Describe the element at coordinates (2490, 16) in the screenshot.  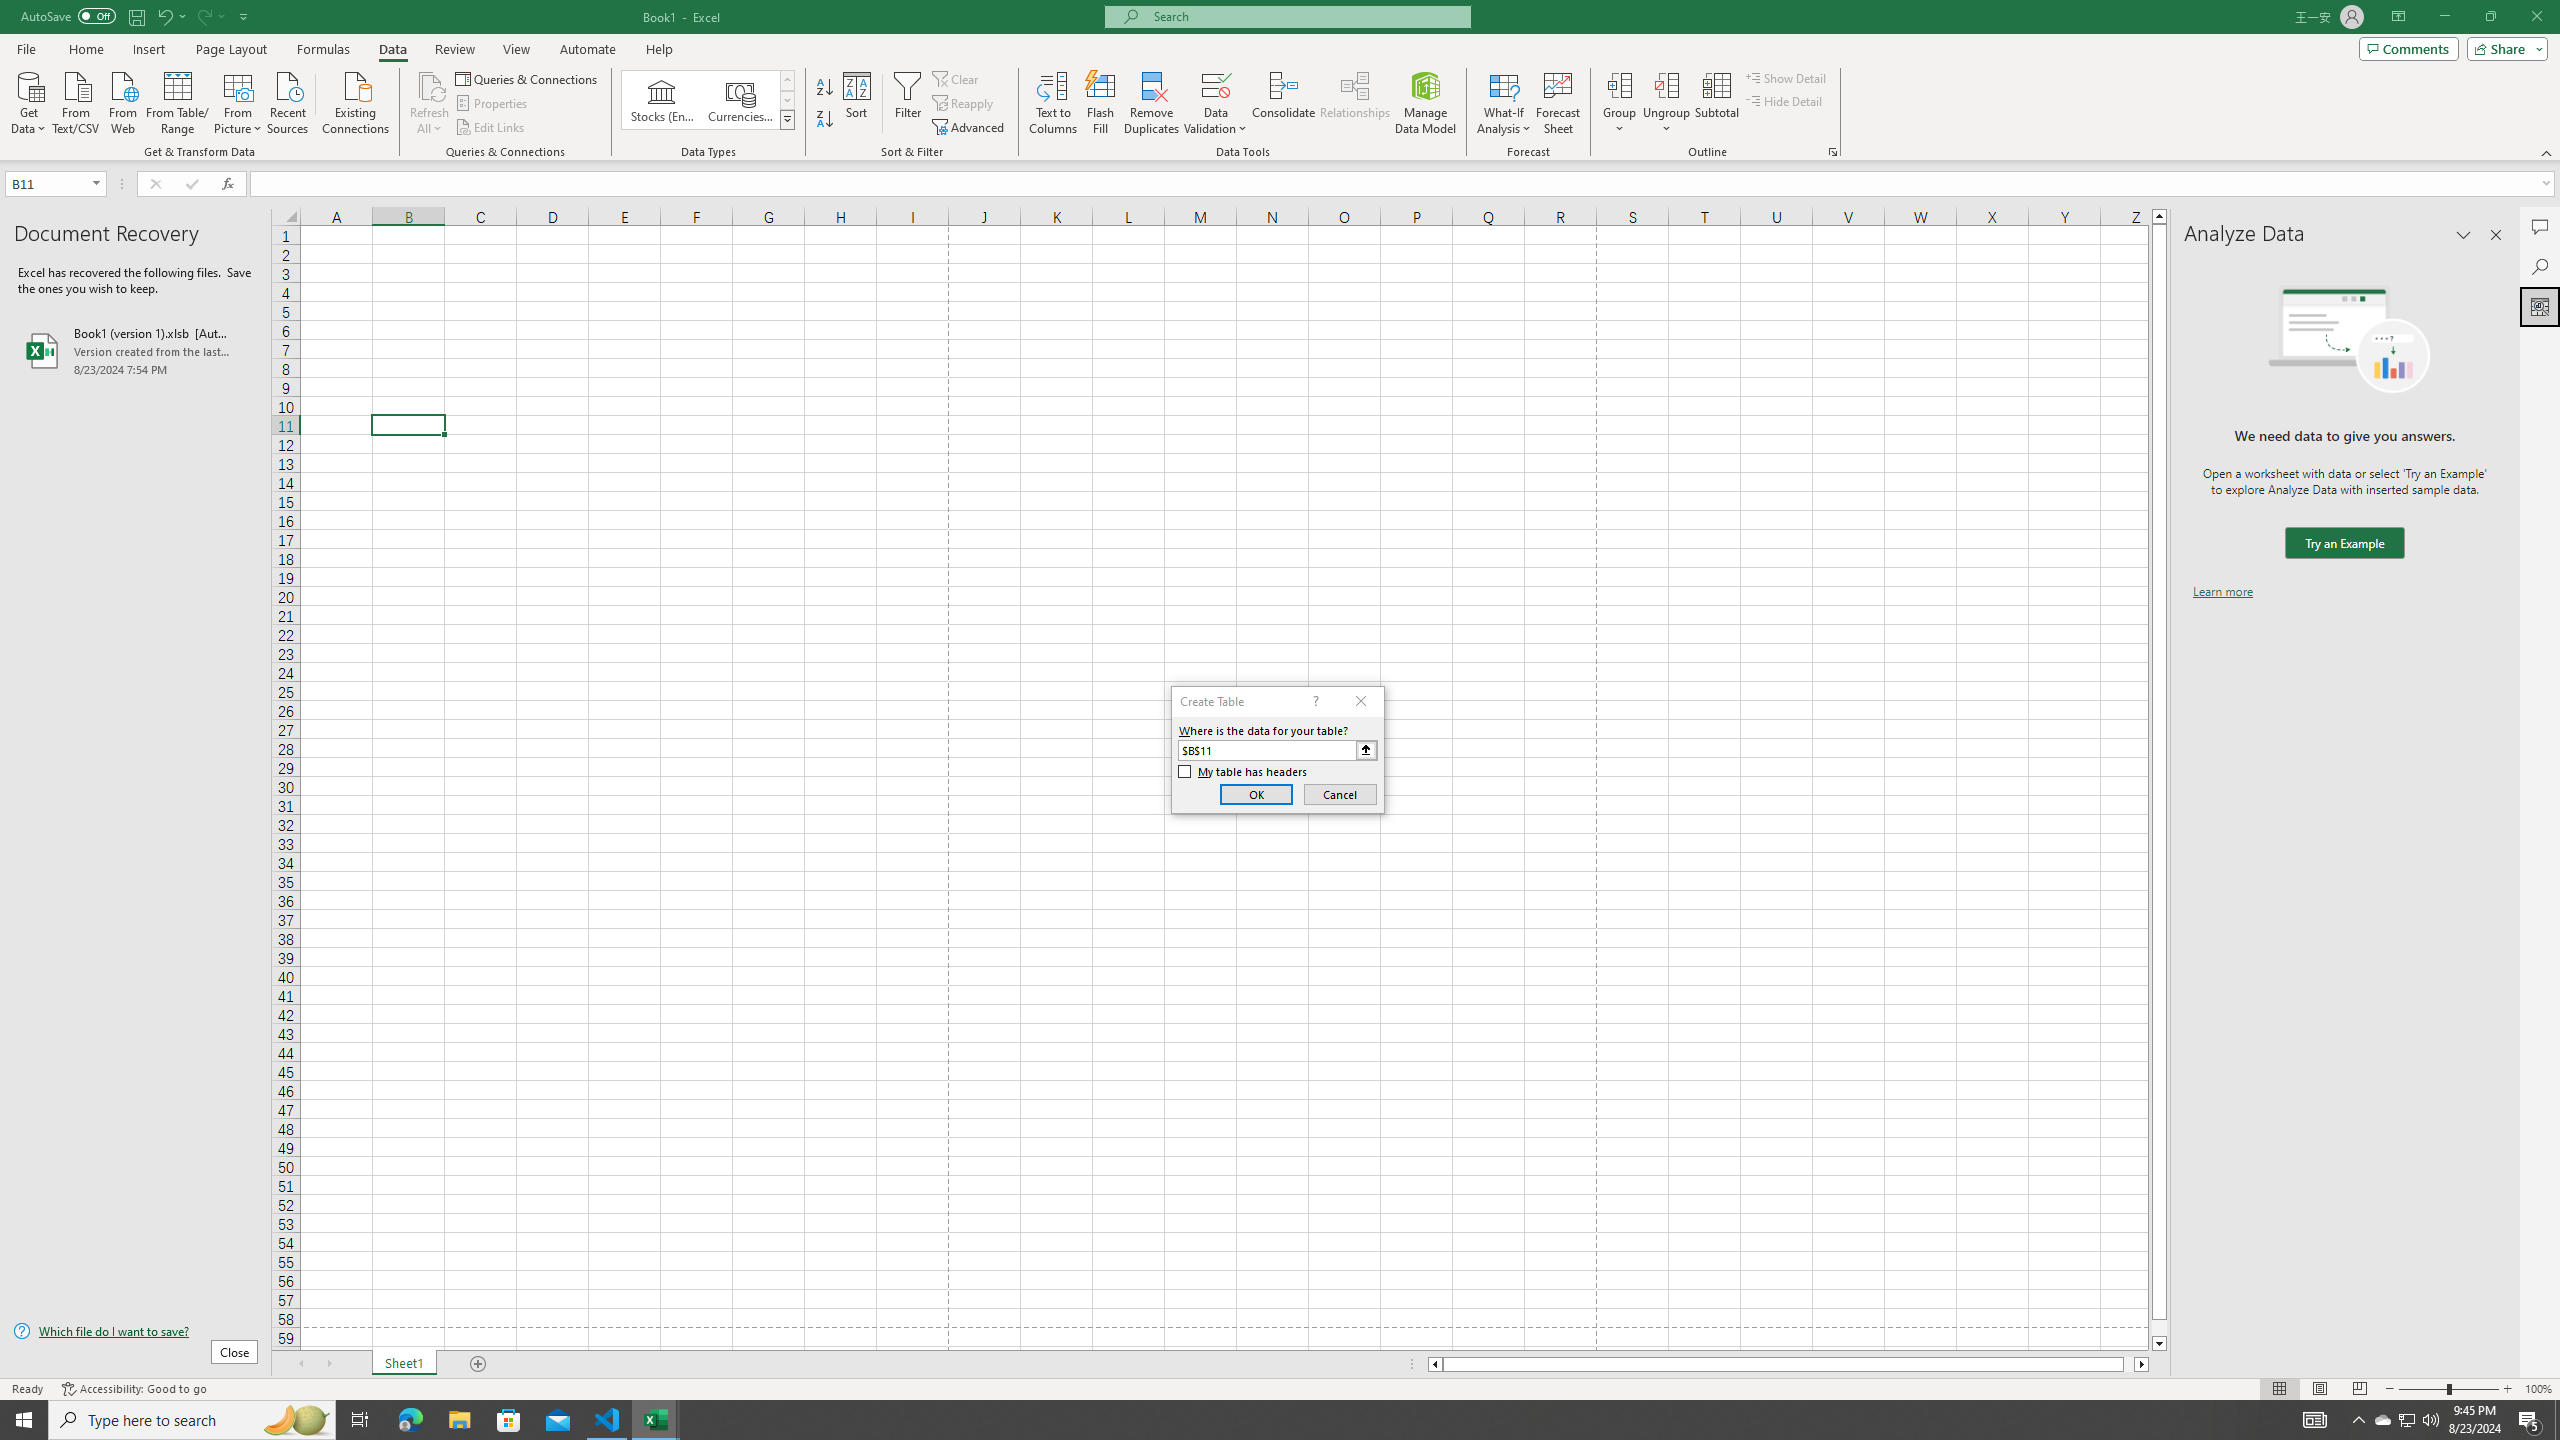
I see `'Restore Down'` at that location.